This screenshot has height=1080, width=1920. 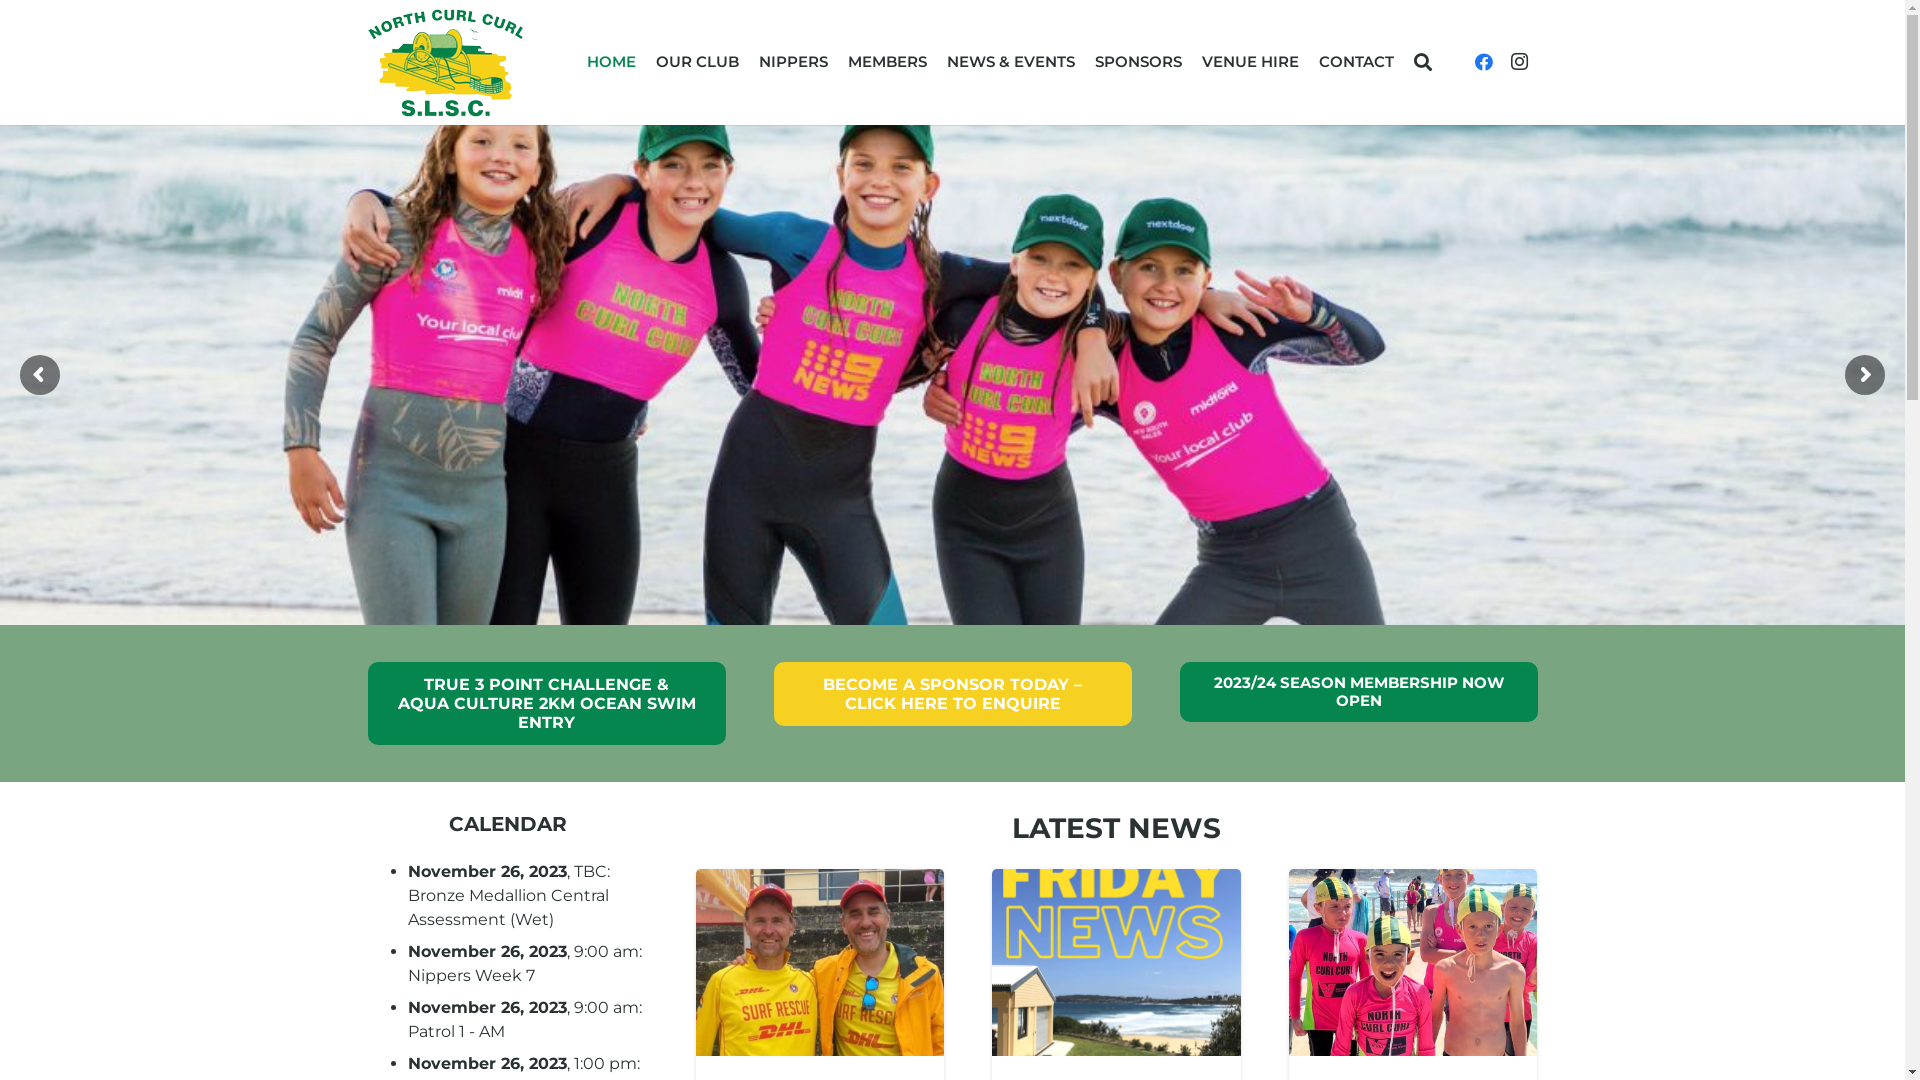 I want to click on 'NIPPERS', so click(x=747, y=60).